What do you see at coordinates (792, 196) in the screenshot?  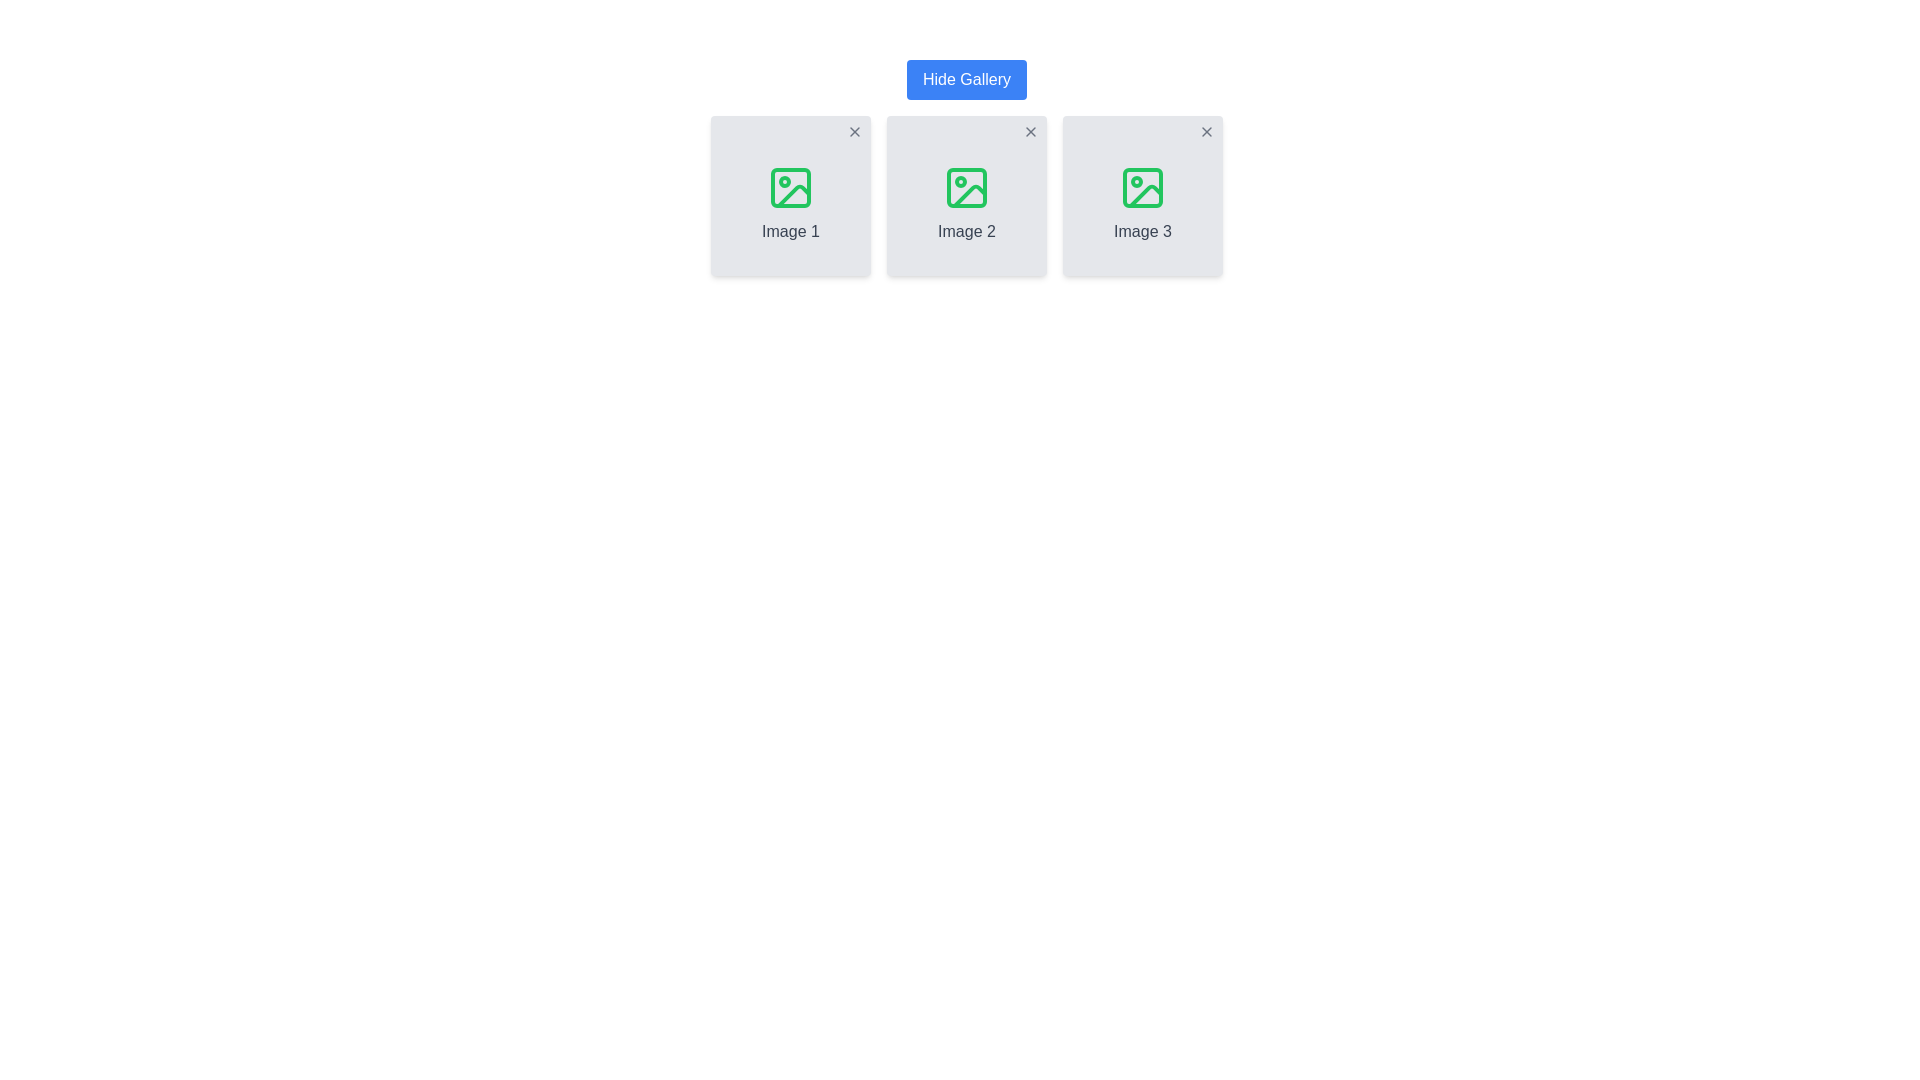 I see `the first icon in the image grid that contains a diagonal line symbol resembling a slash` at bounding box center [792, 196].